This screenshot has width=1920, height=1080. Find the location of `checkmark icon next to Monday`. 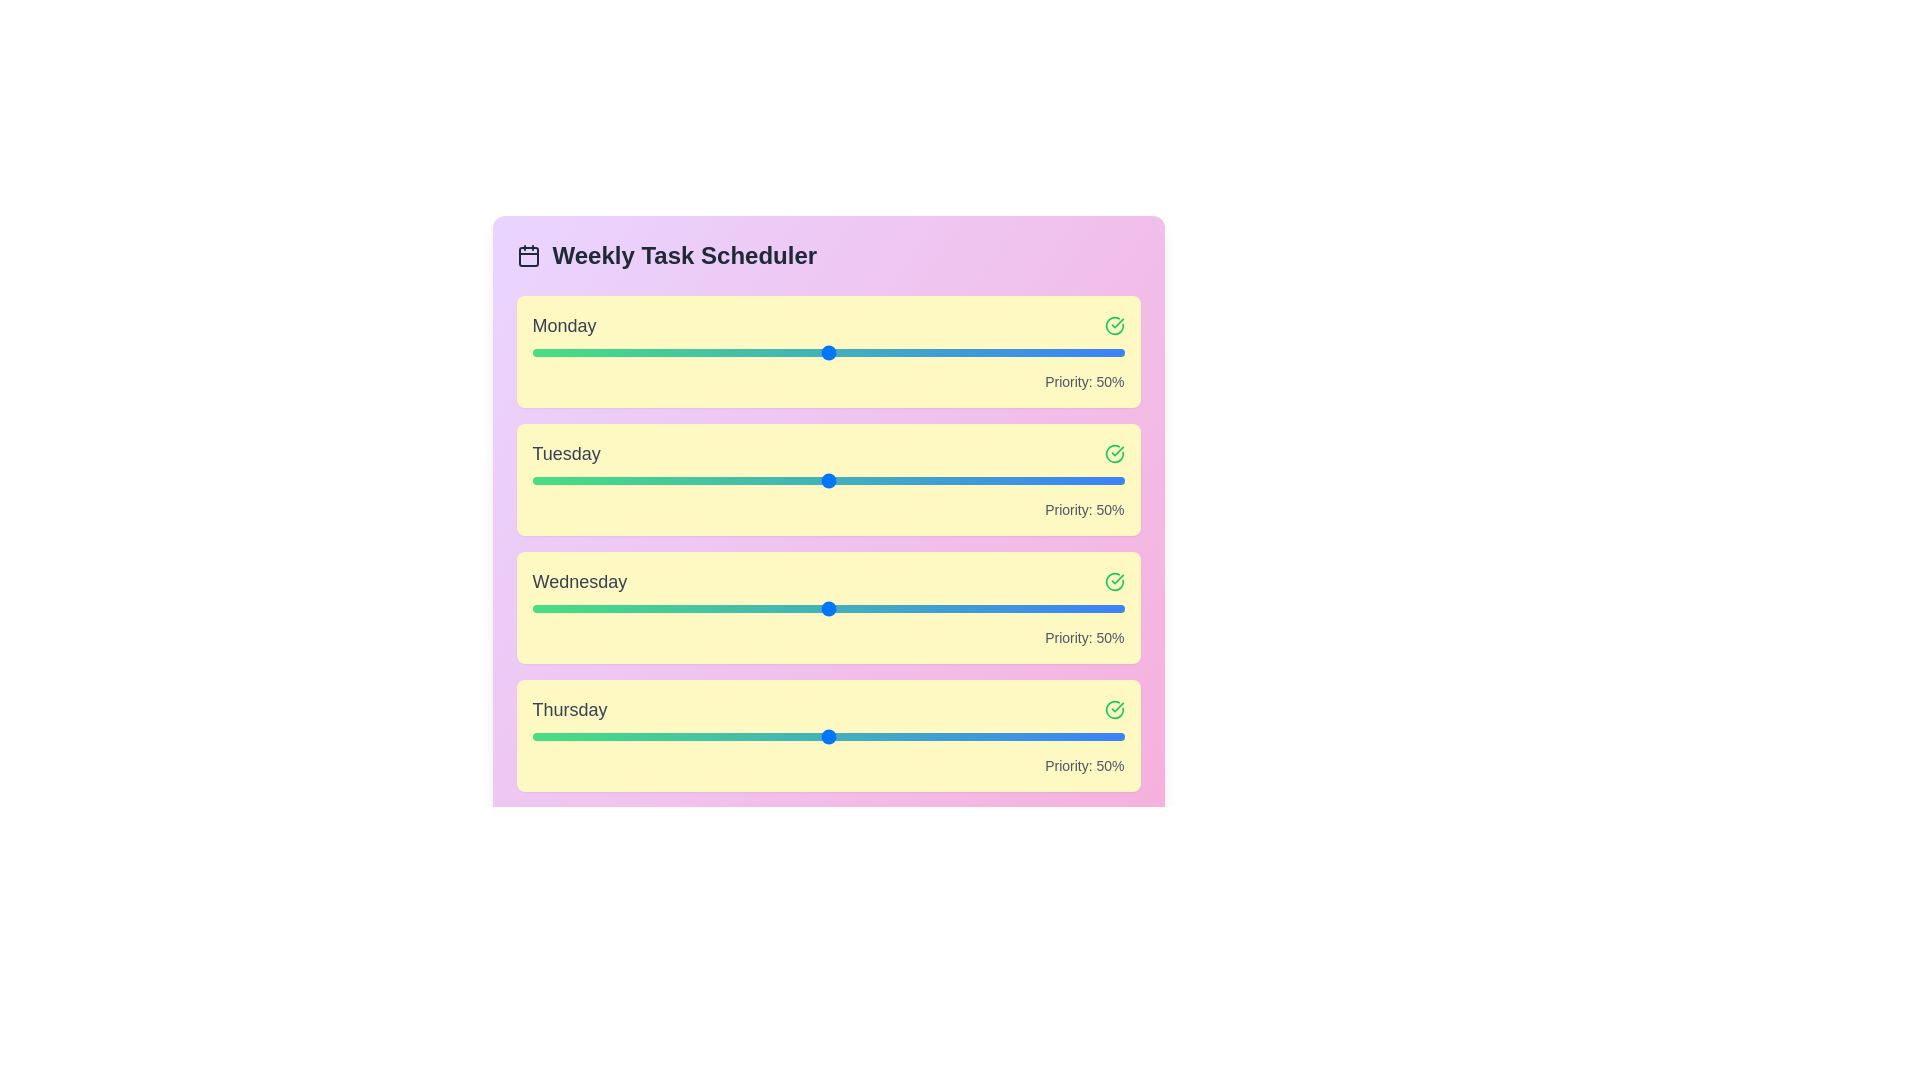

checkmark icon next to Monday is located at coordinates (1113, 325).